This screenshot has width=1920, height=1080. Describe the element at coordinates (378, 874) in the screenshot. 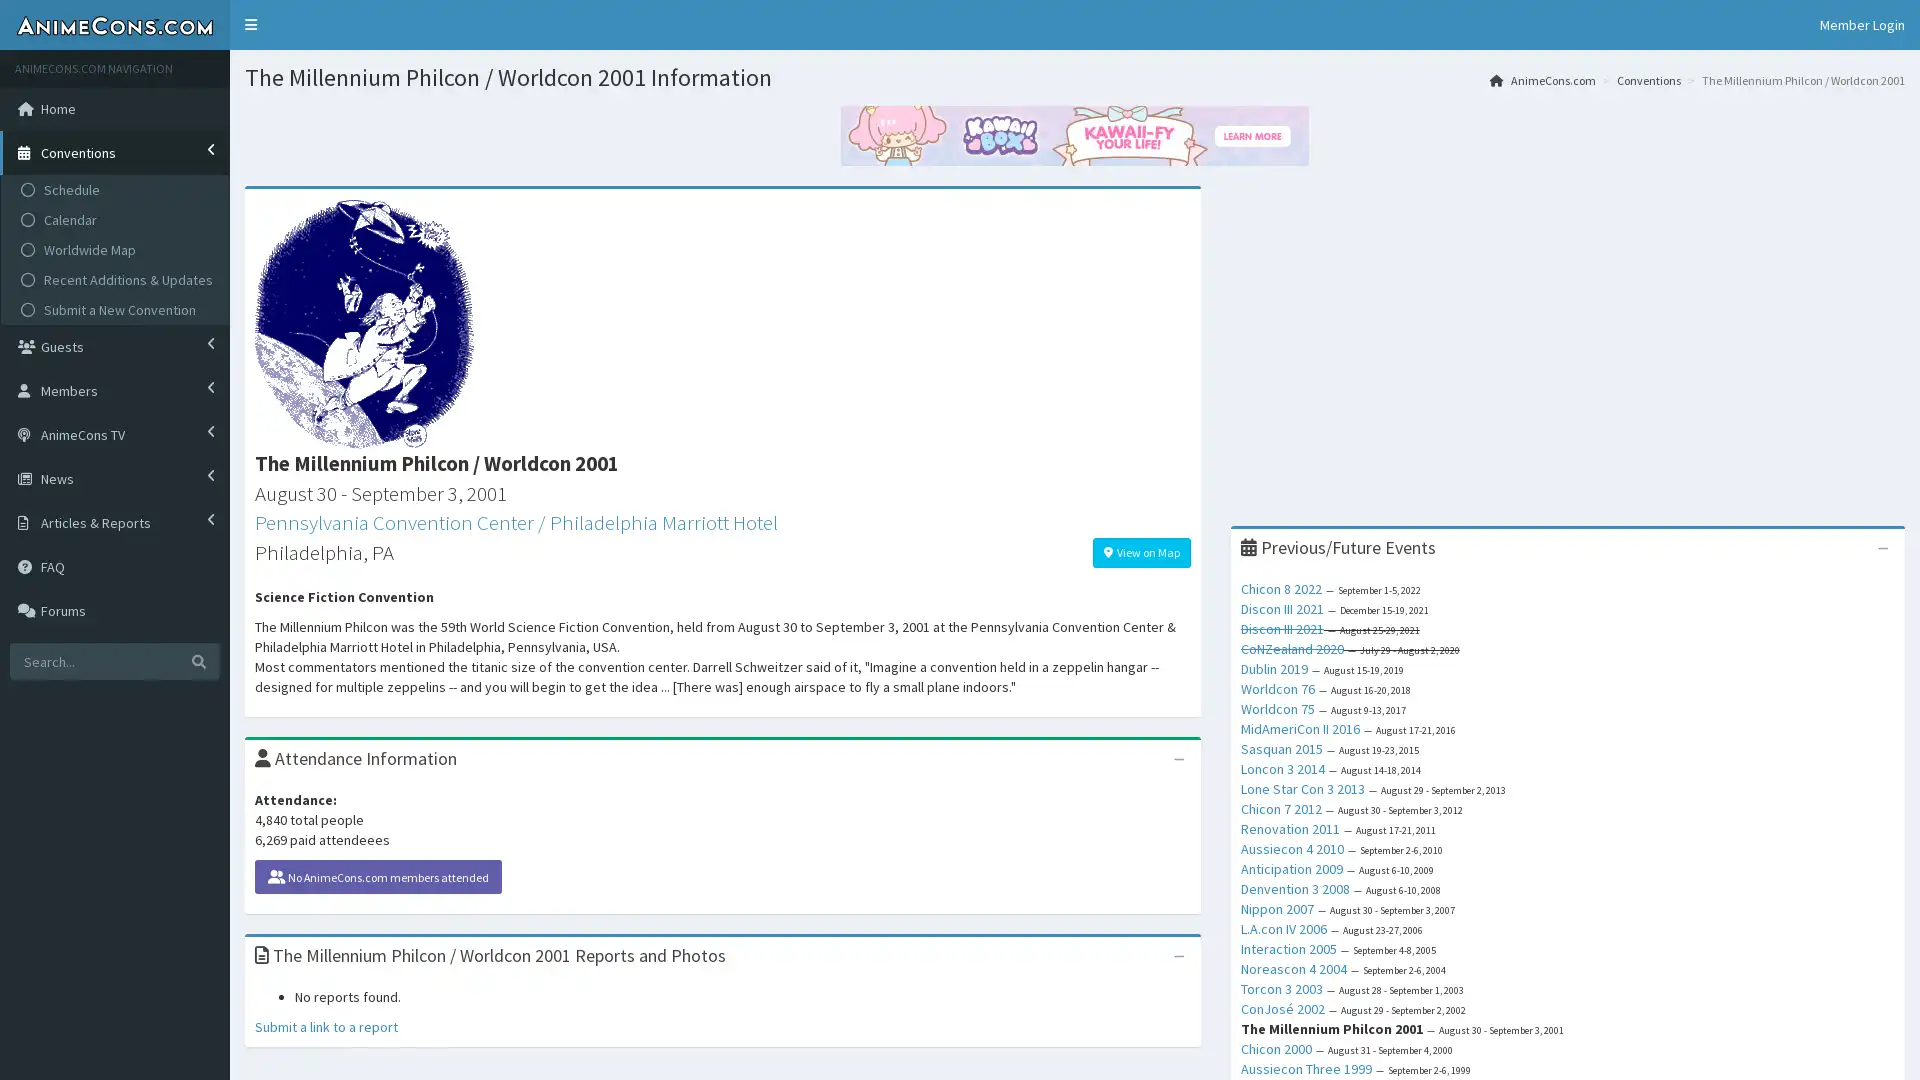

I see `No AnimeCons.com members attended` at that location.